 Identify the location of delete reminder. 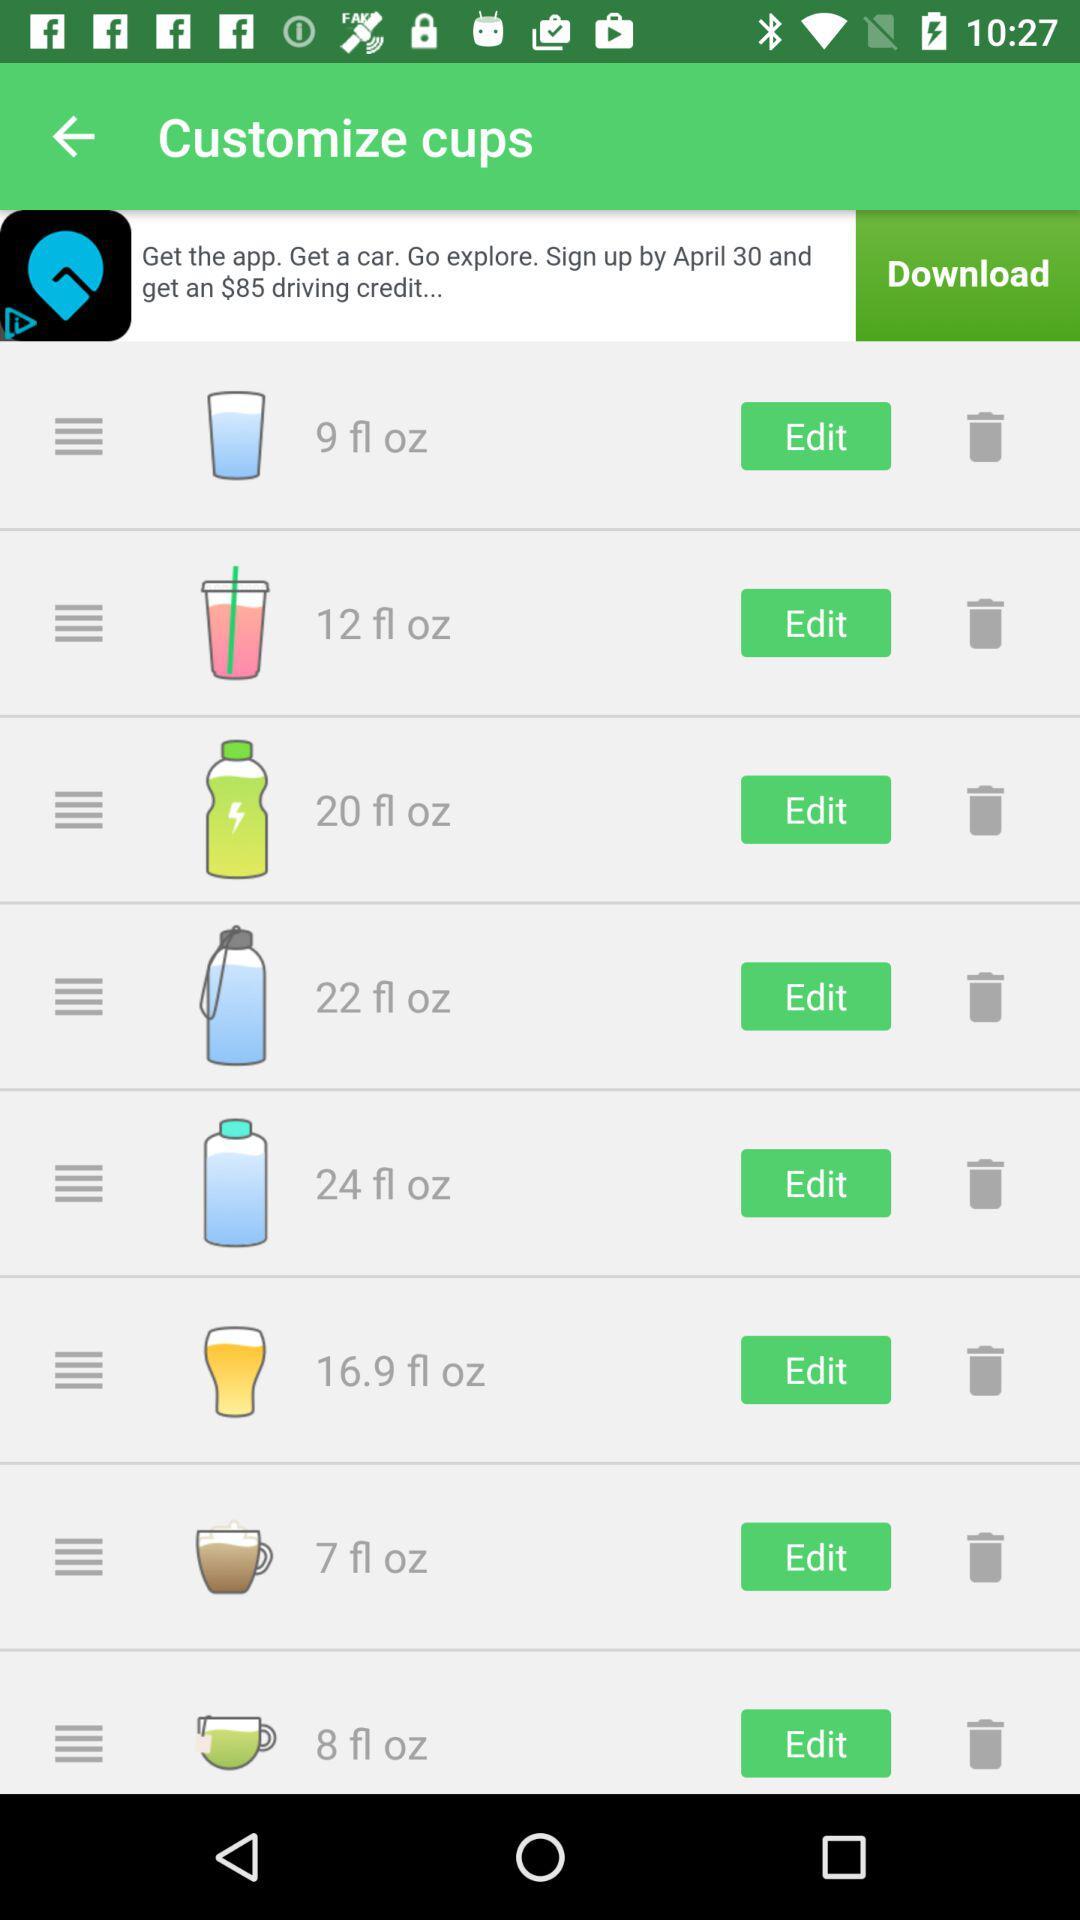
(984, 1742).